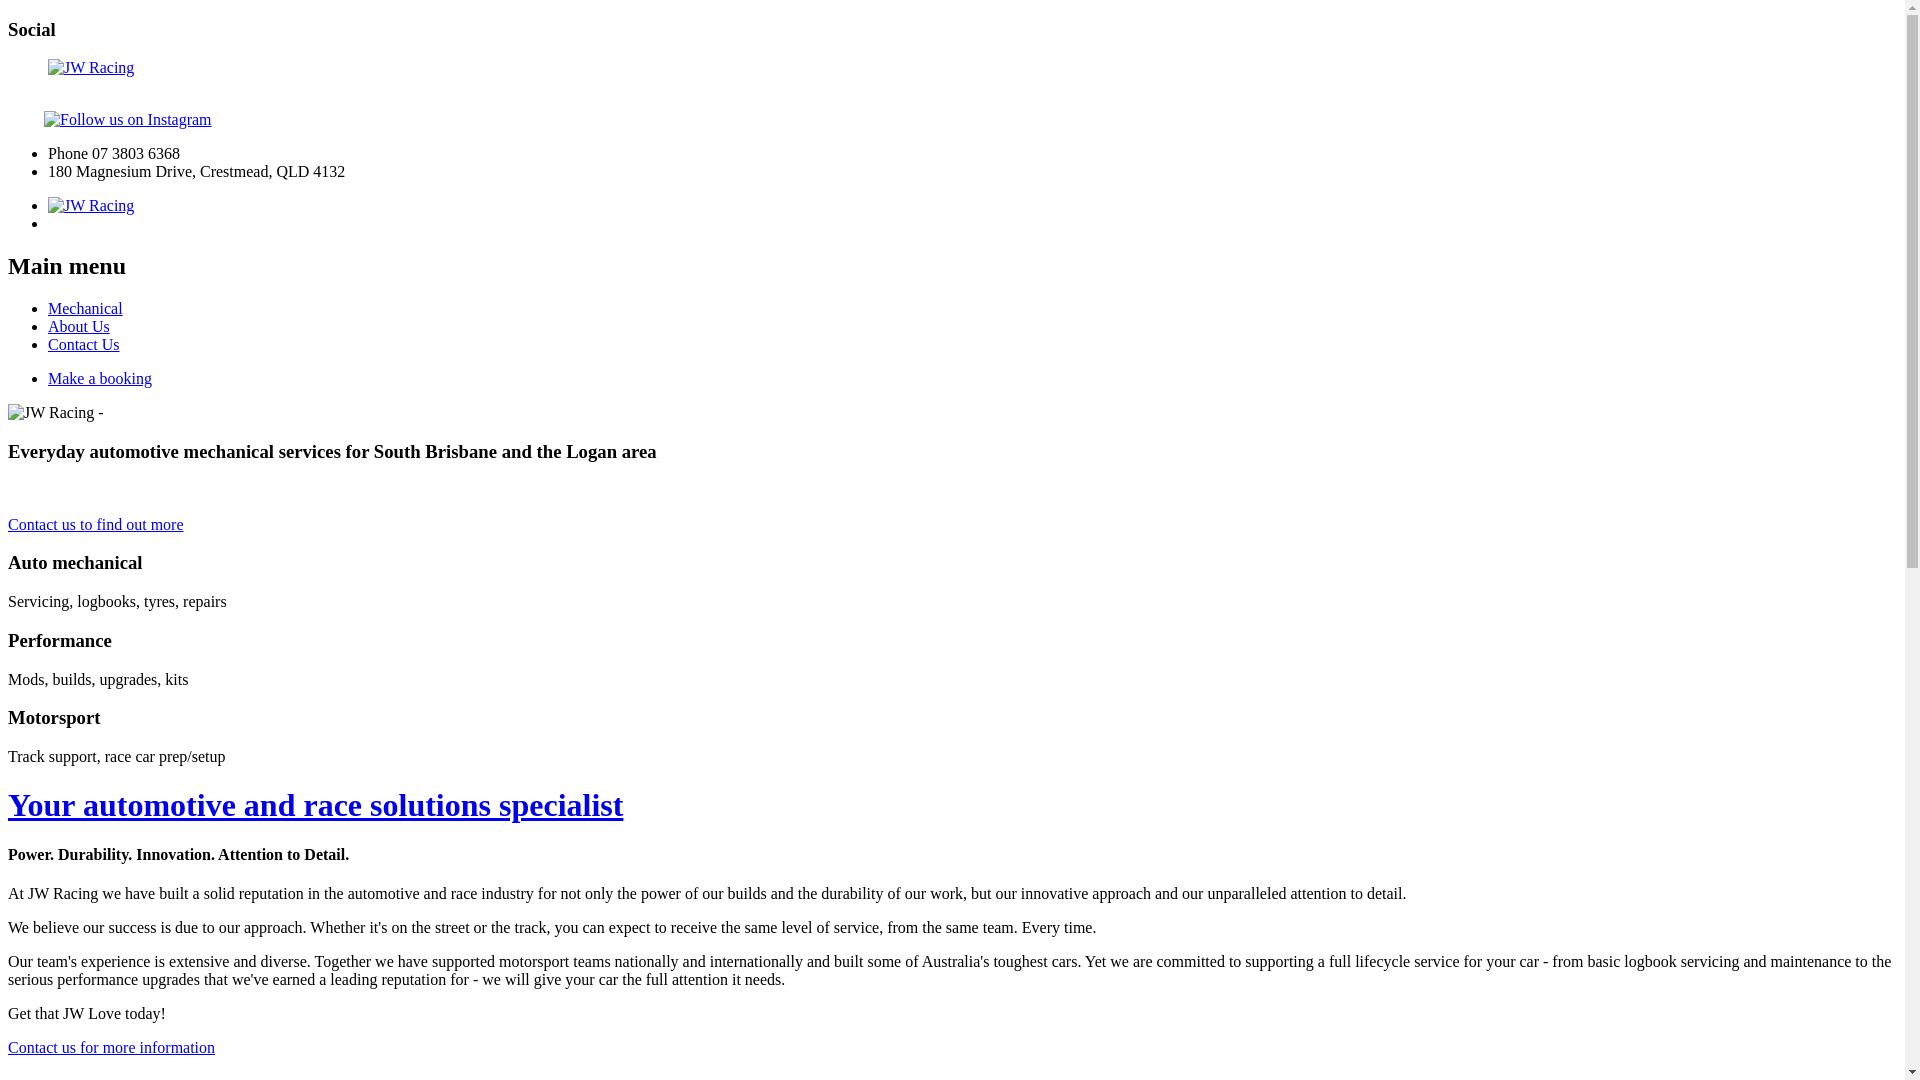  I want to click on 'Follow us on Instagram', so click(127, 119).